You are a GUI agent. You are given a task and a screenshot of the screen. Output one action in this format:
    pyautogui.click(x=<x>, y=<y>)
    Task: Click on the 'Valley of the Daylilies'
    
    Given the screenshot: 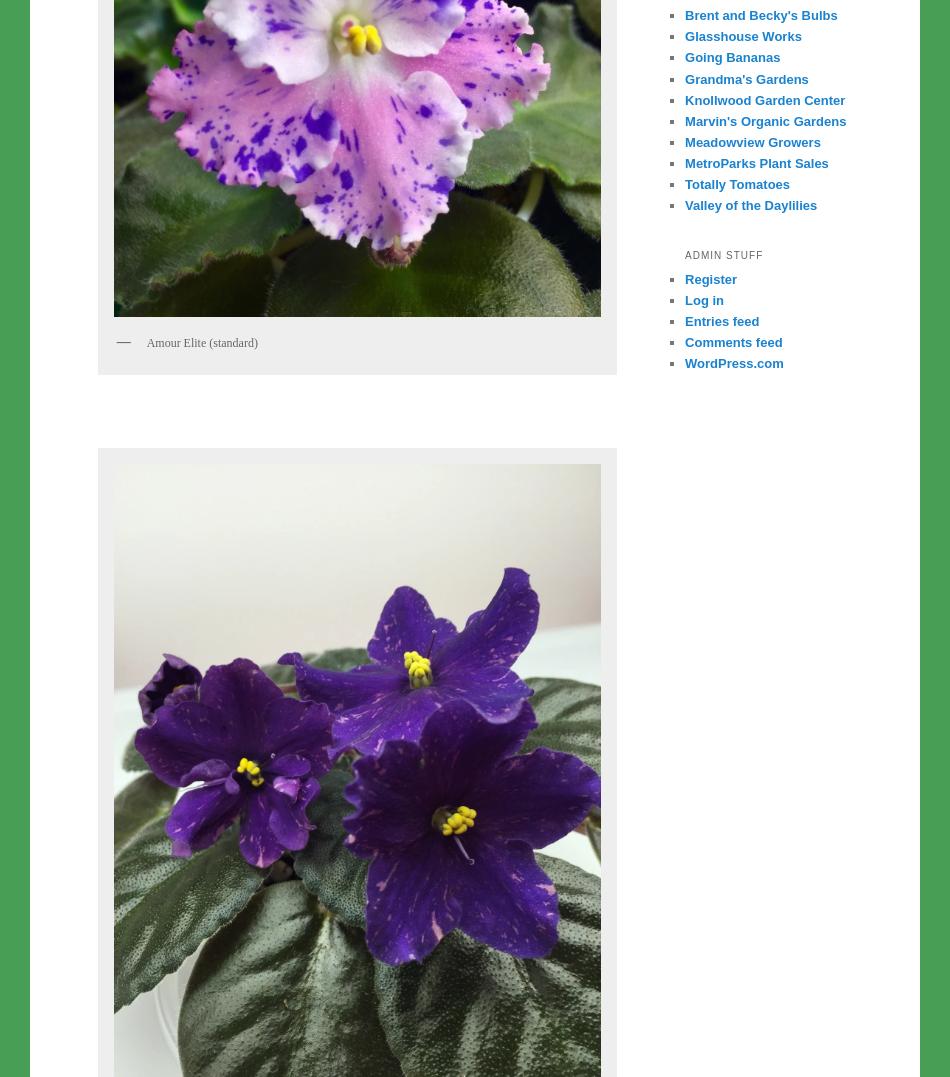 What is the action you would take?
    pyautogui.click(x=685, y=204)
    